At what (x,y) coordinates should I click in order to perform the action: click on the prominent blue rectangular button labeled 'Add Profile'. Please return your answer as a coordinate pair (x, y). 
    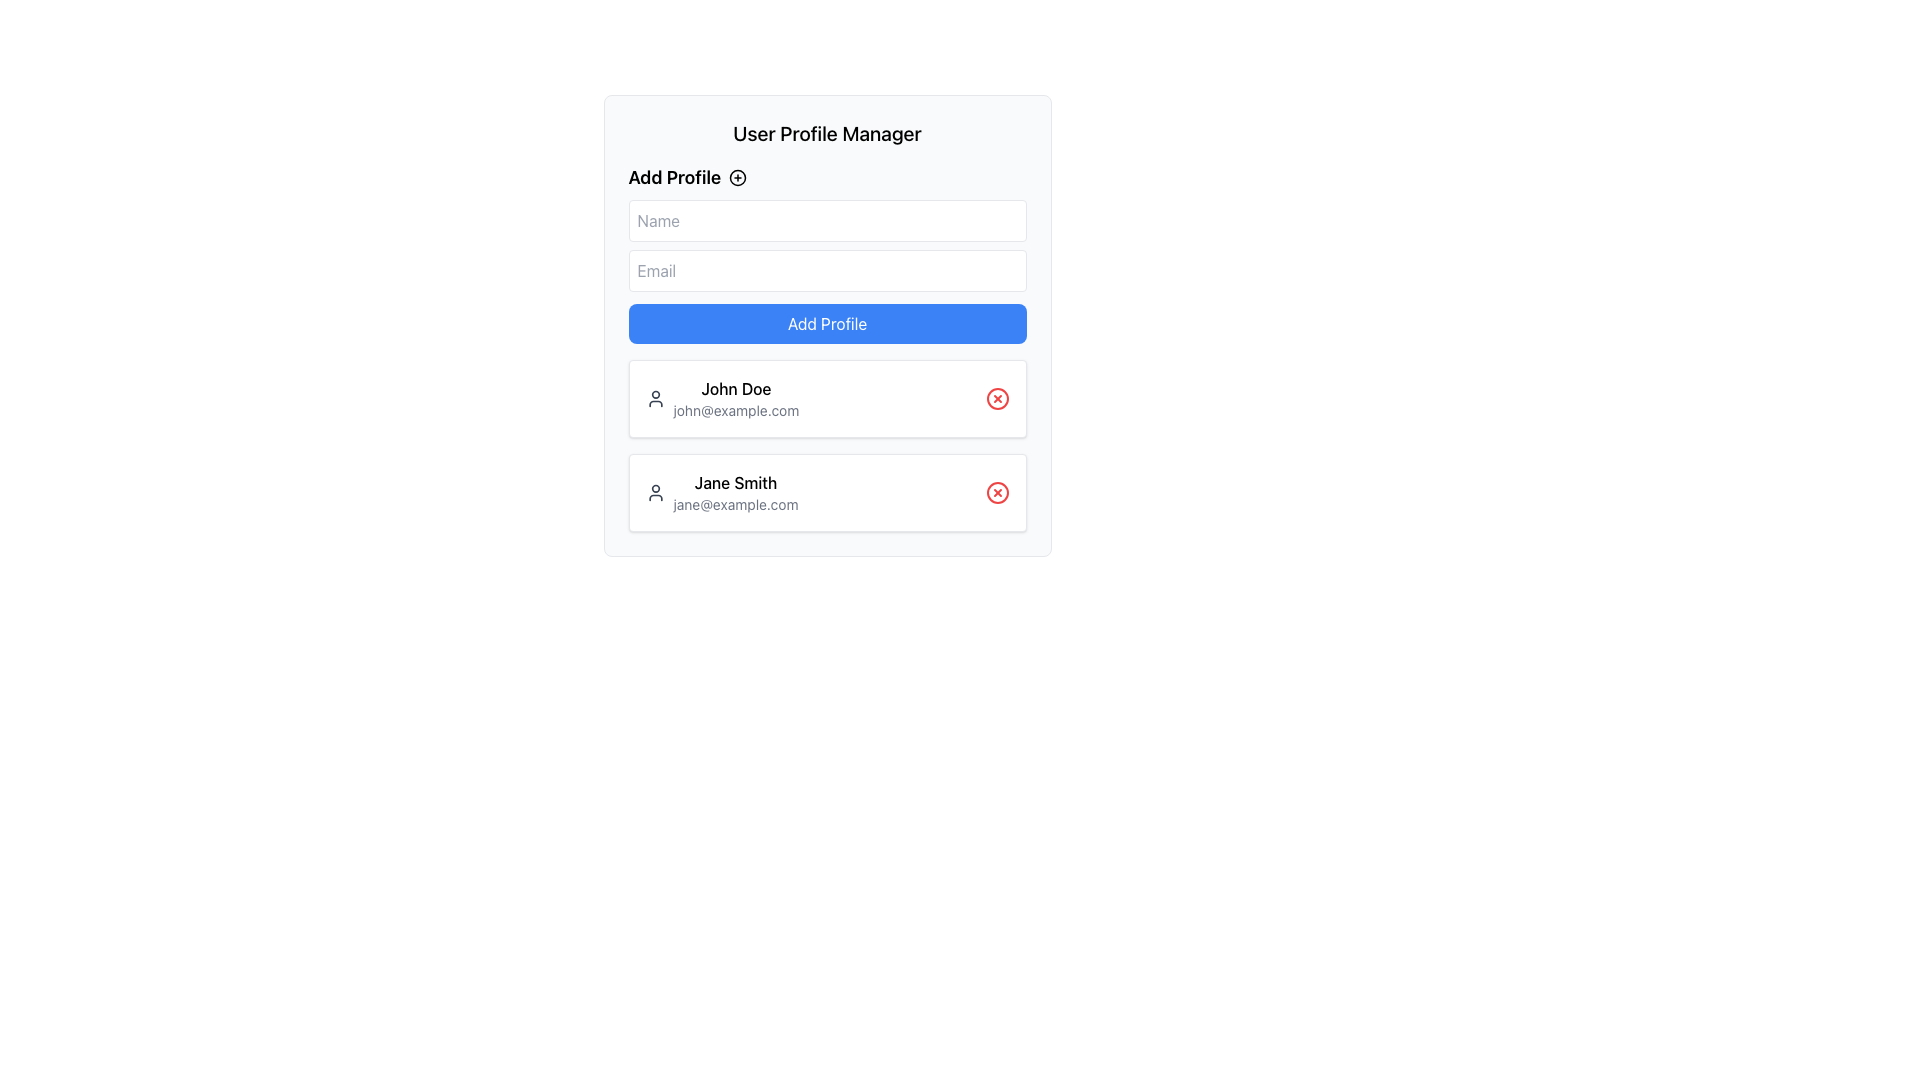
    Looking at the image, I should click on (827, 323).